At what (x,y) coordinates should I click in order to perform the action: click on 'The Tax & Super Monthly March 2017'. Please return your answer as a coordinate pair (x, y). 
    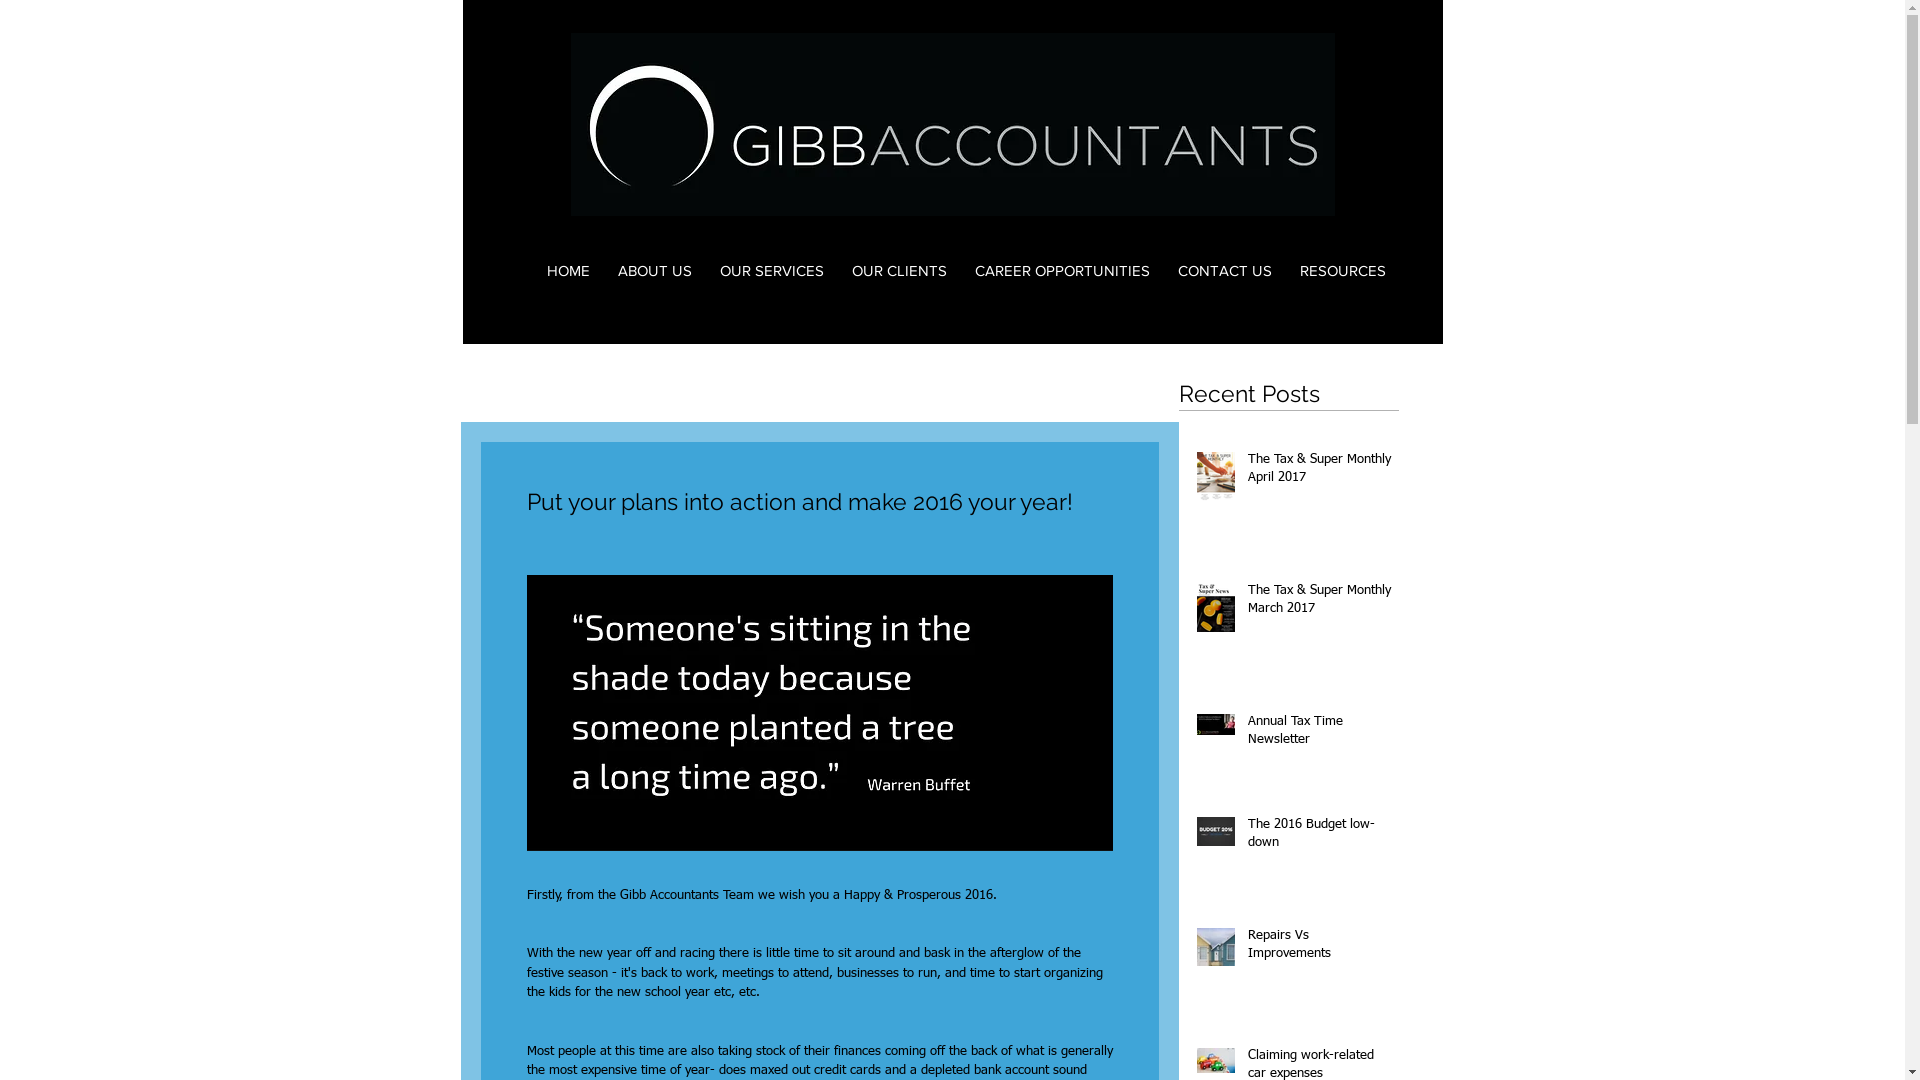
    Looking at the image, I should click on (1320, 603).